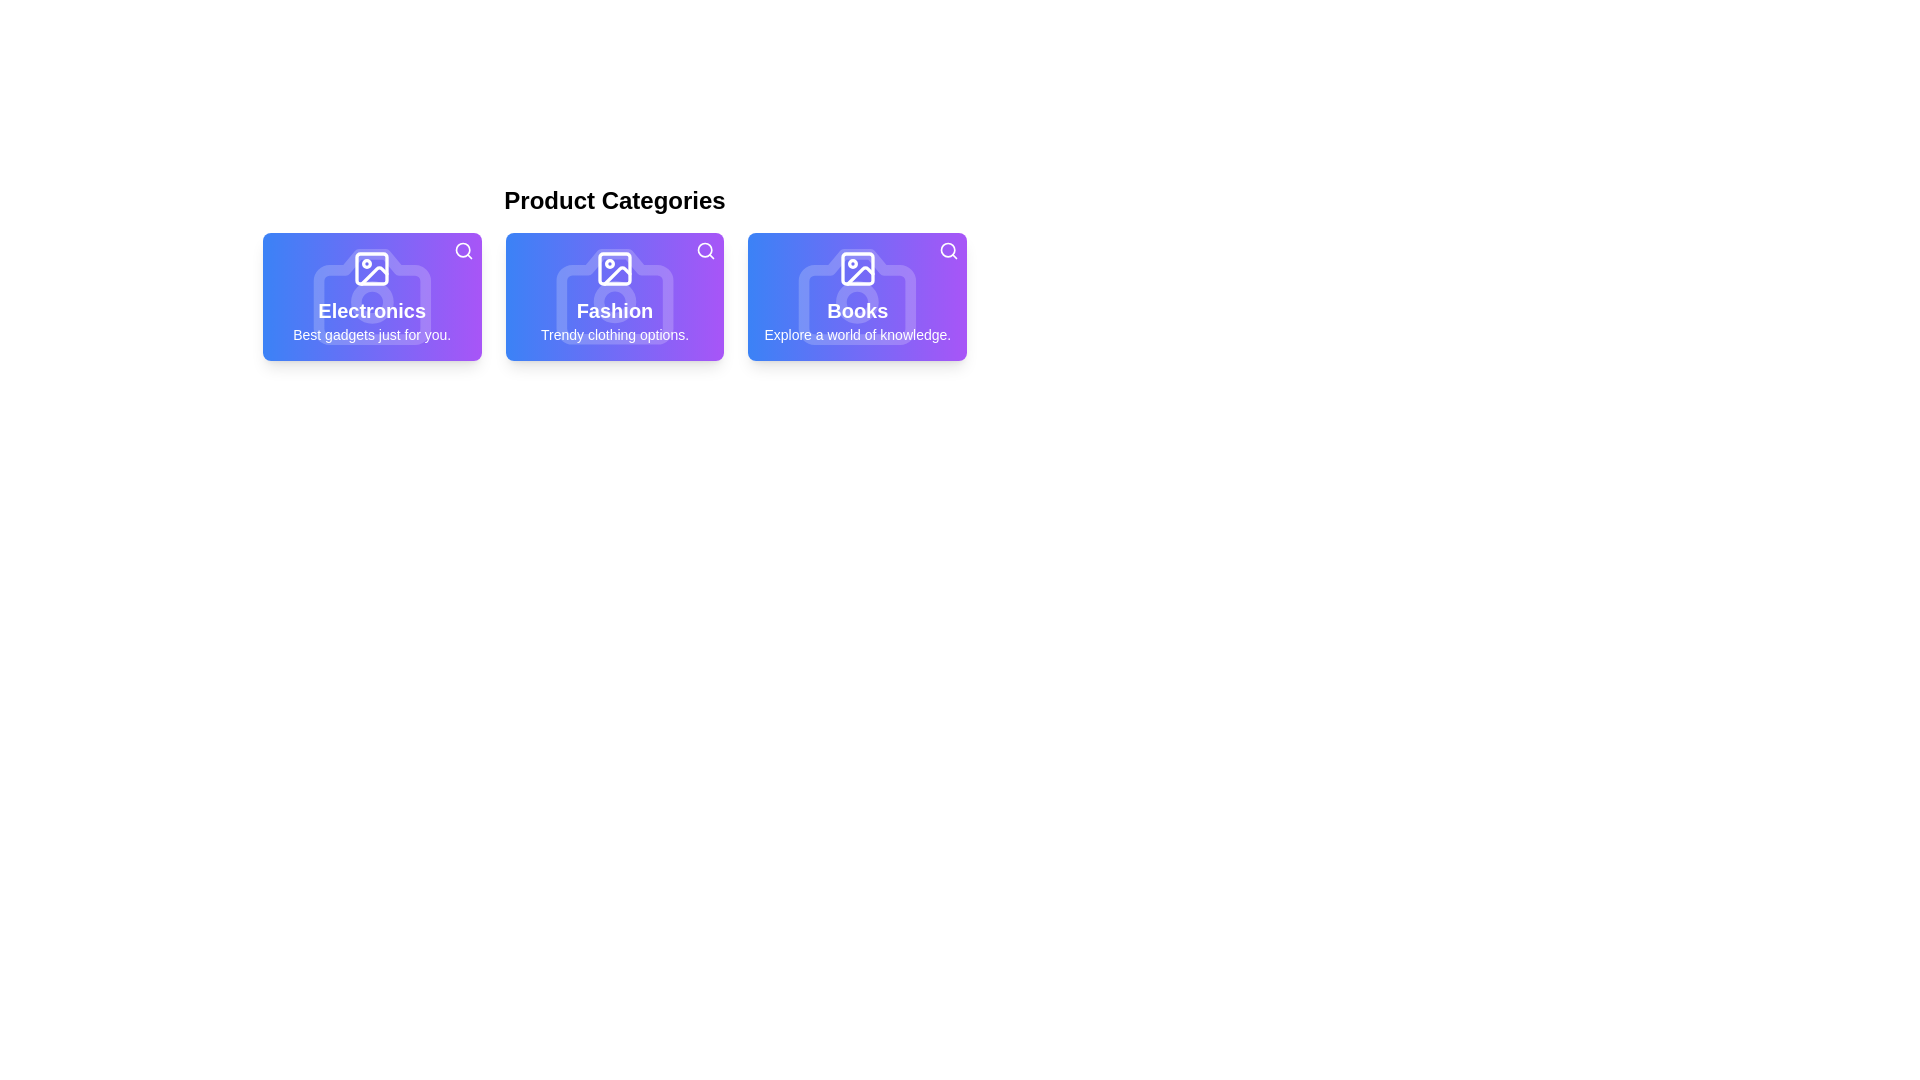  I want to click on the image-related content icon located centrally within the blue-purple rectangular tile labeled 'Electronics', positioned above the text 'Electronics' and 'Best gadgets just for you.', so click(372, 268).